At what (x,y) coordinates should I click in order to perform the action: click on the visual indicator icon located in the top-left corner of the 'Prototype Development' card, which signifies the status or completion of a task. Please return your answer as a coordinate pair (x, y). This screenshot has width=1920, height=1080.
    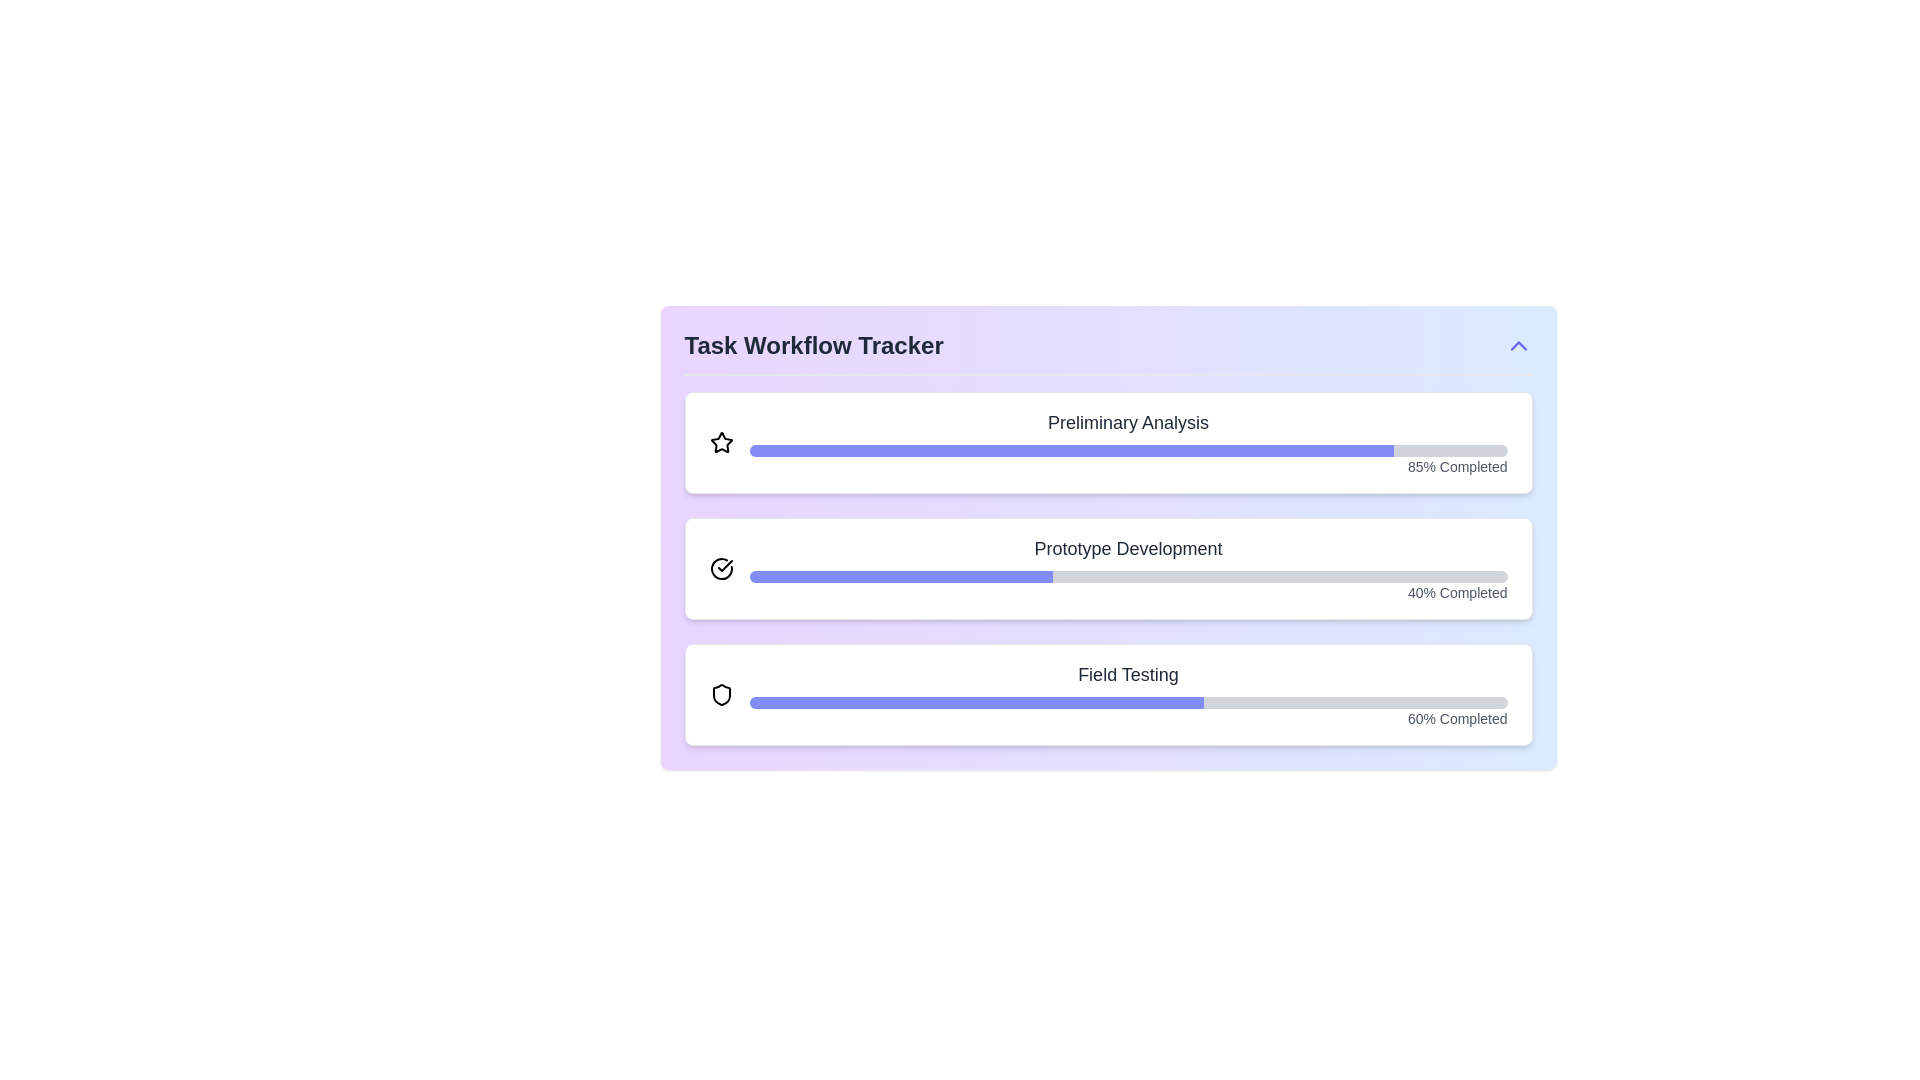
    Looking at the image, I should click on (720, 569).